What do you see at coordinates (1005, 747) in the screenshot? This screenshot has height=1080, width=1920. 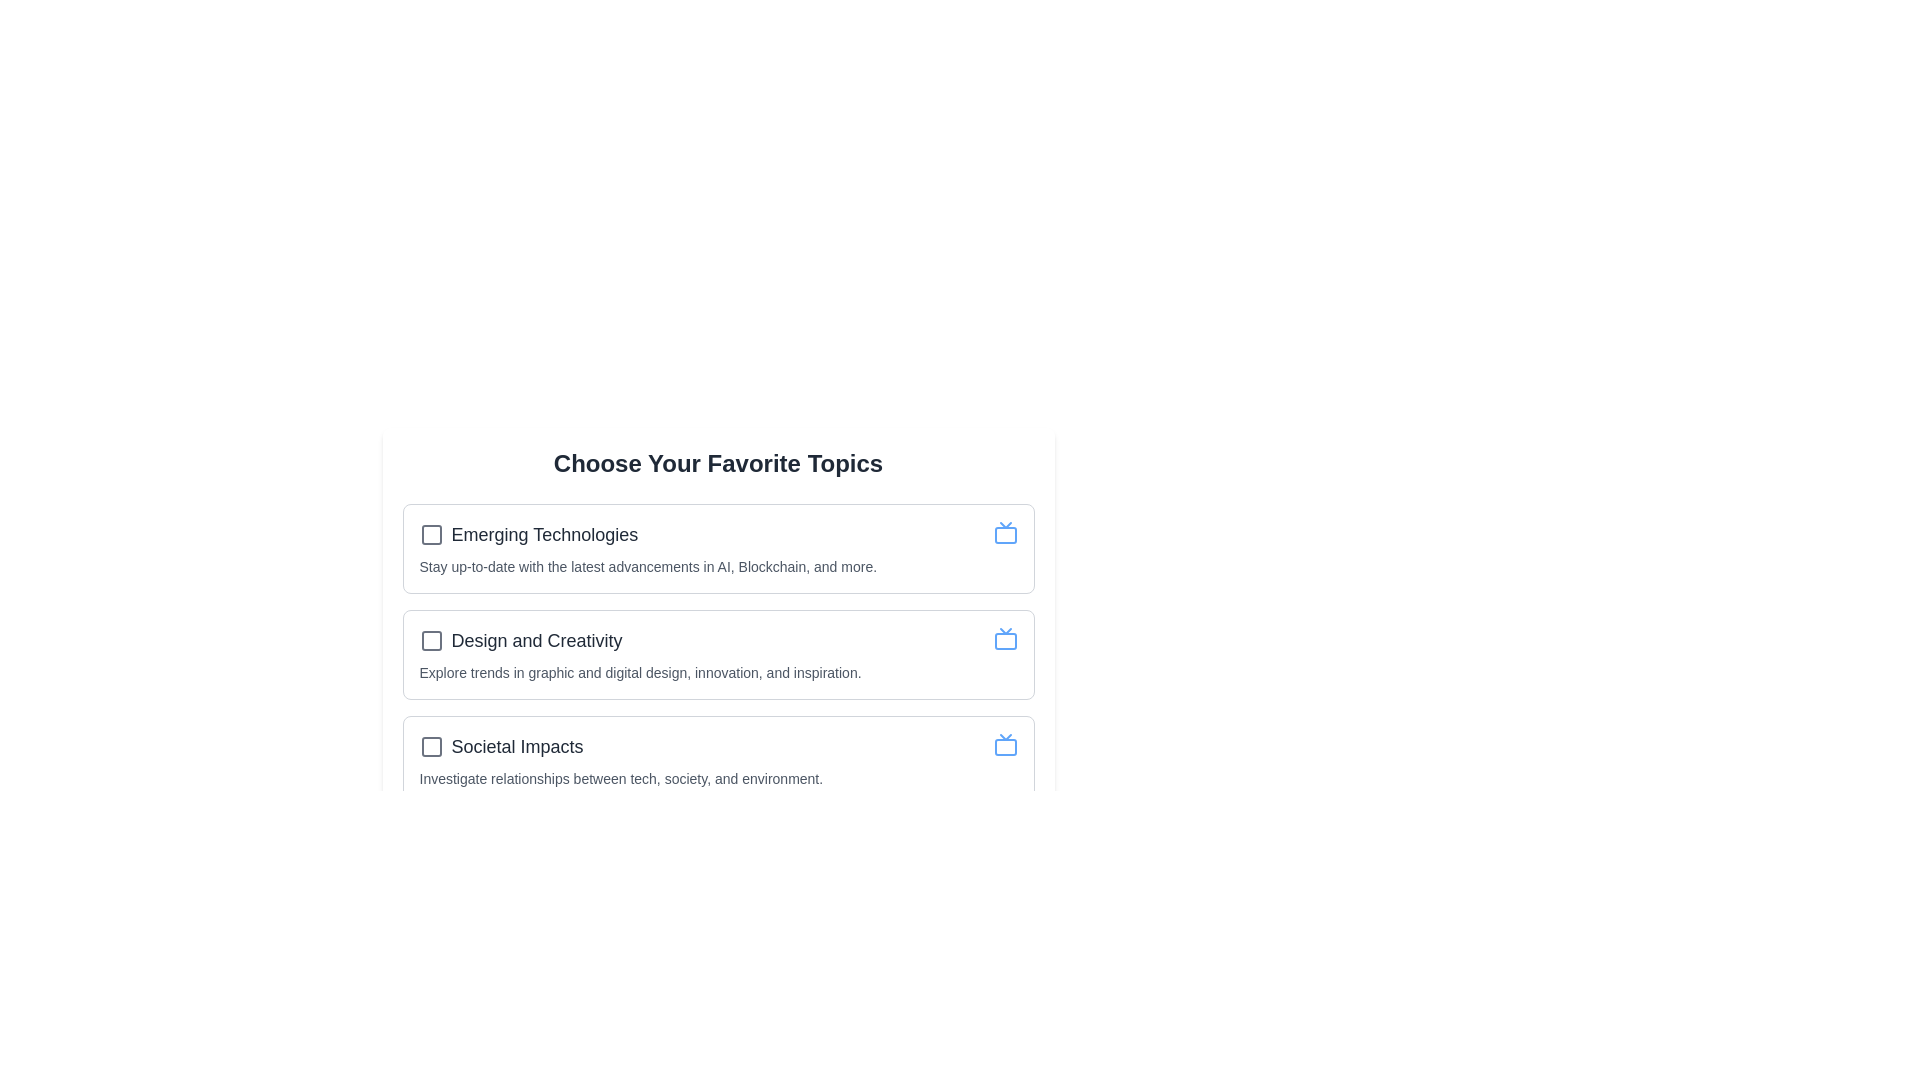 I see `the Decorative SVG rectangle that represents a TV icon, located to the right of the list item 'Societal Impacts'` at bounding box center [1005, 747].